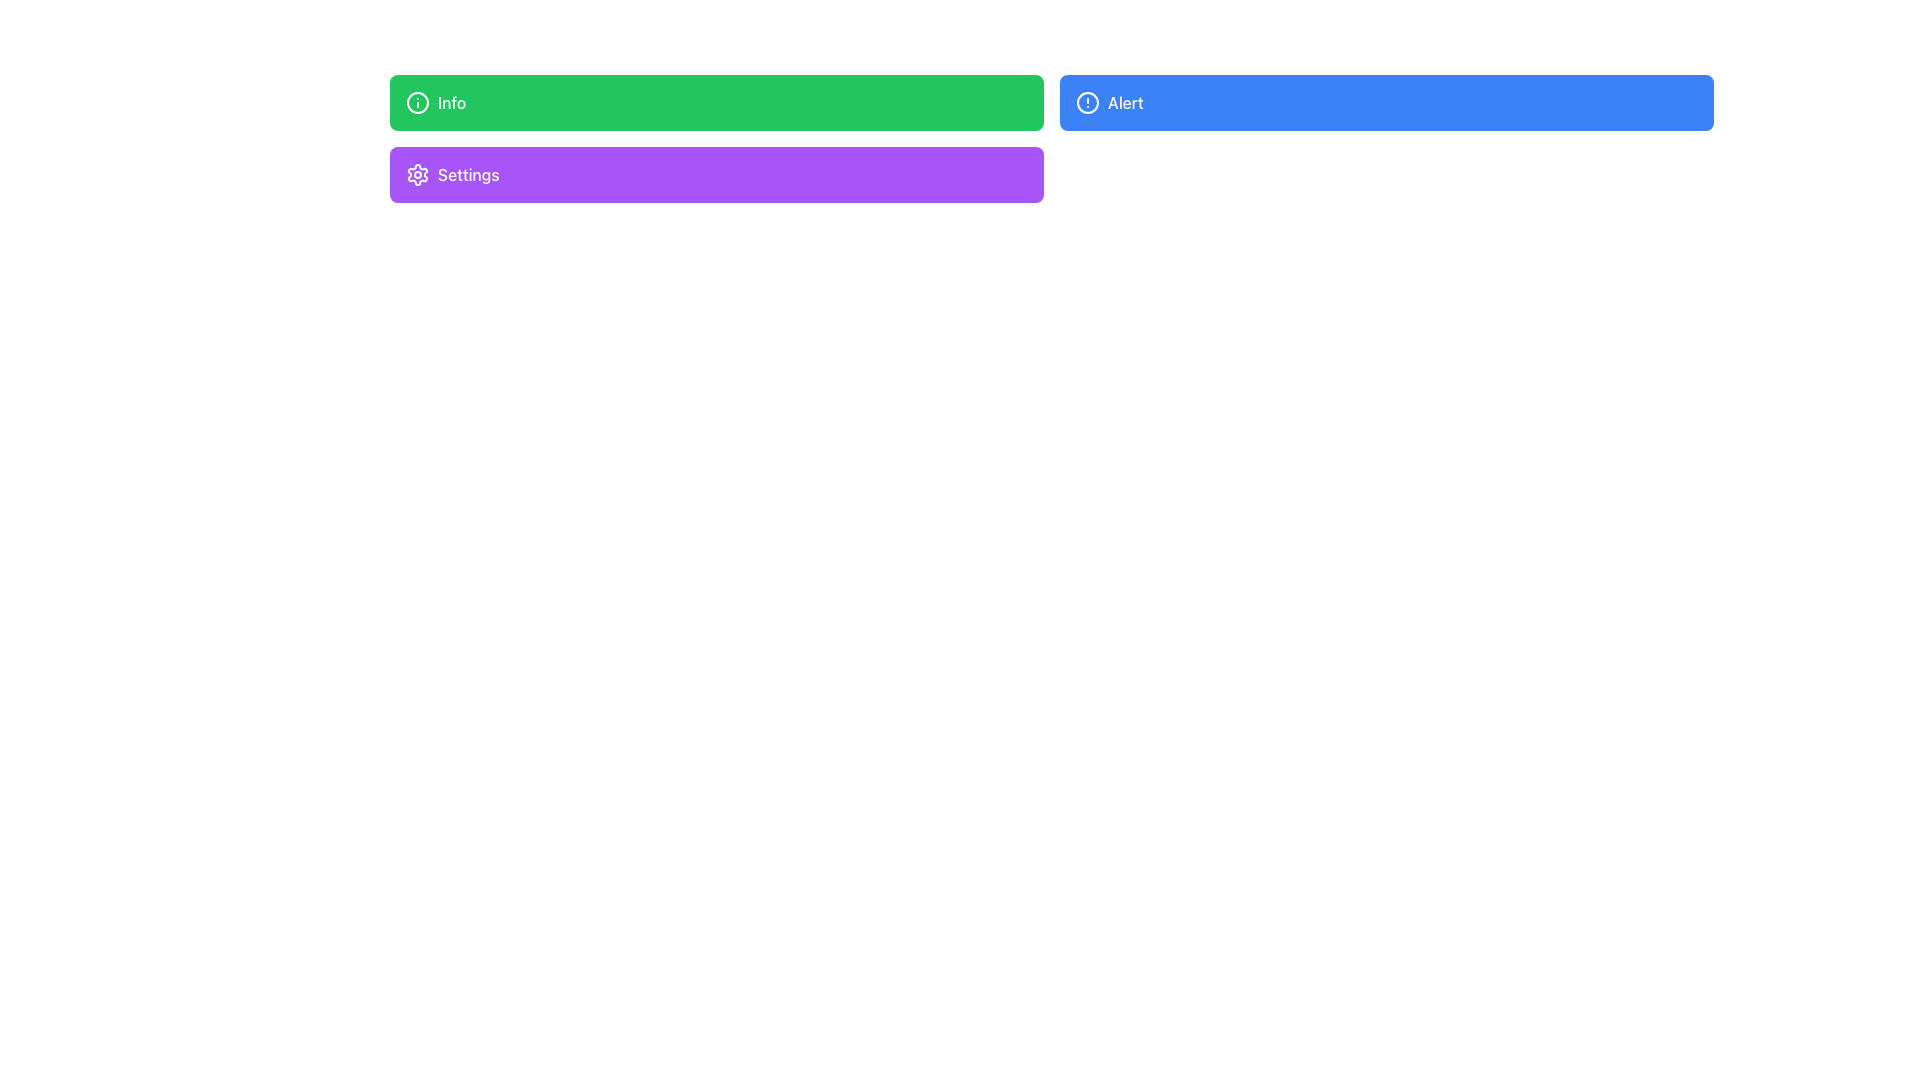 The width and height of the screenshot is (1920, 1080). What do you see at coordinates (416, 103) in the screenshot?
I see `the circular 'Info' icon located at the leftmost side of the button labeled 'Info' for interactions` at bounding box center [416, 103].